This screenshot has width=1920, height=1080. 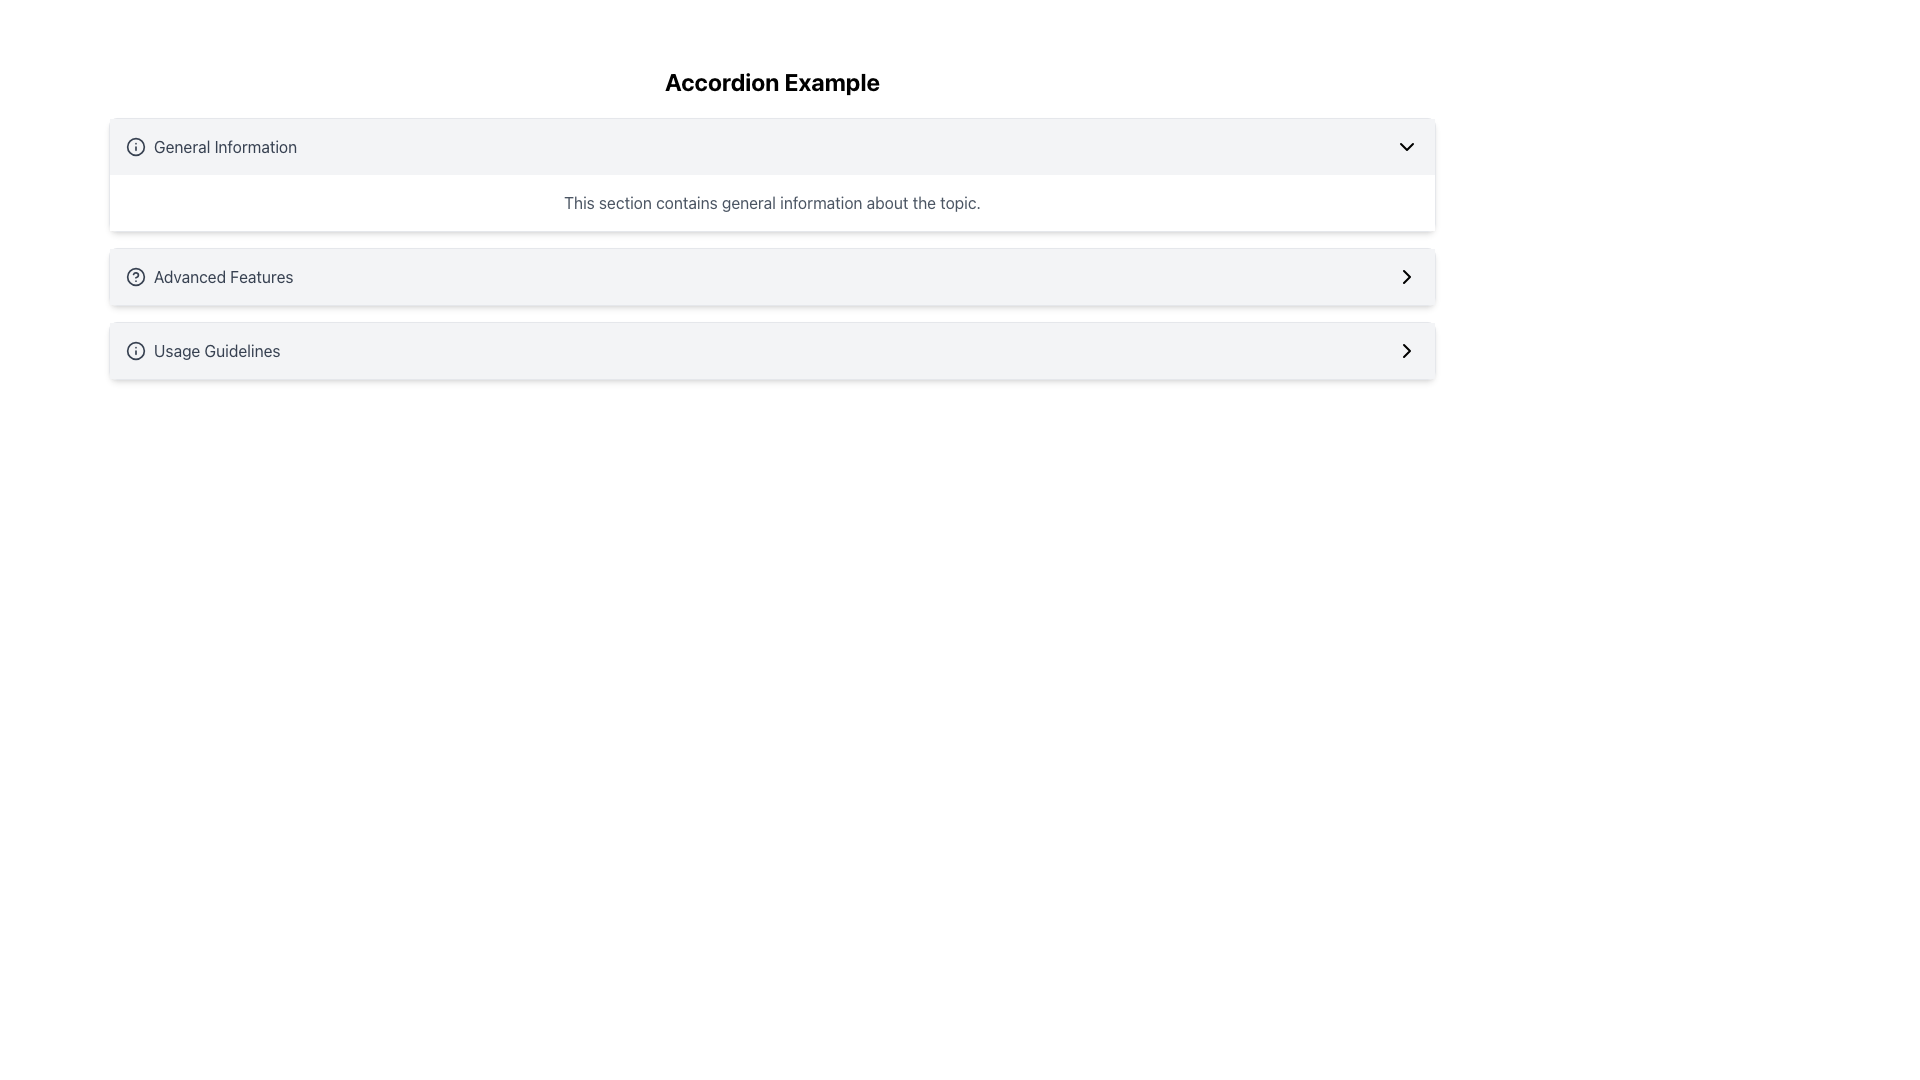 What do you see at coordinates (134, 350) in the screenshot?
I see `the circular 'Information' icon located to the left of the 'Usage Guidelines' label` at bounding box center [134, 350].